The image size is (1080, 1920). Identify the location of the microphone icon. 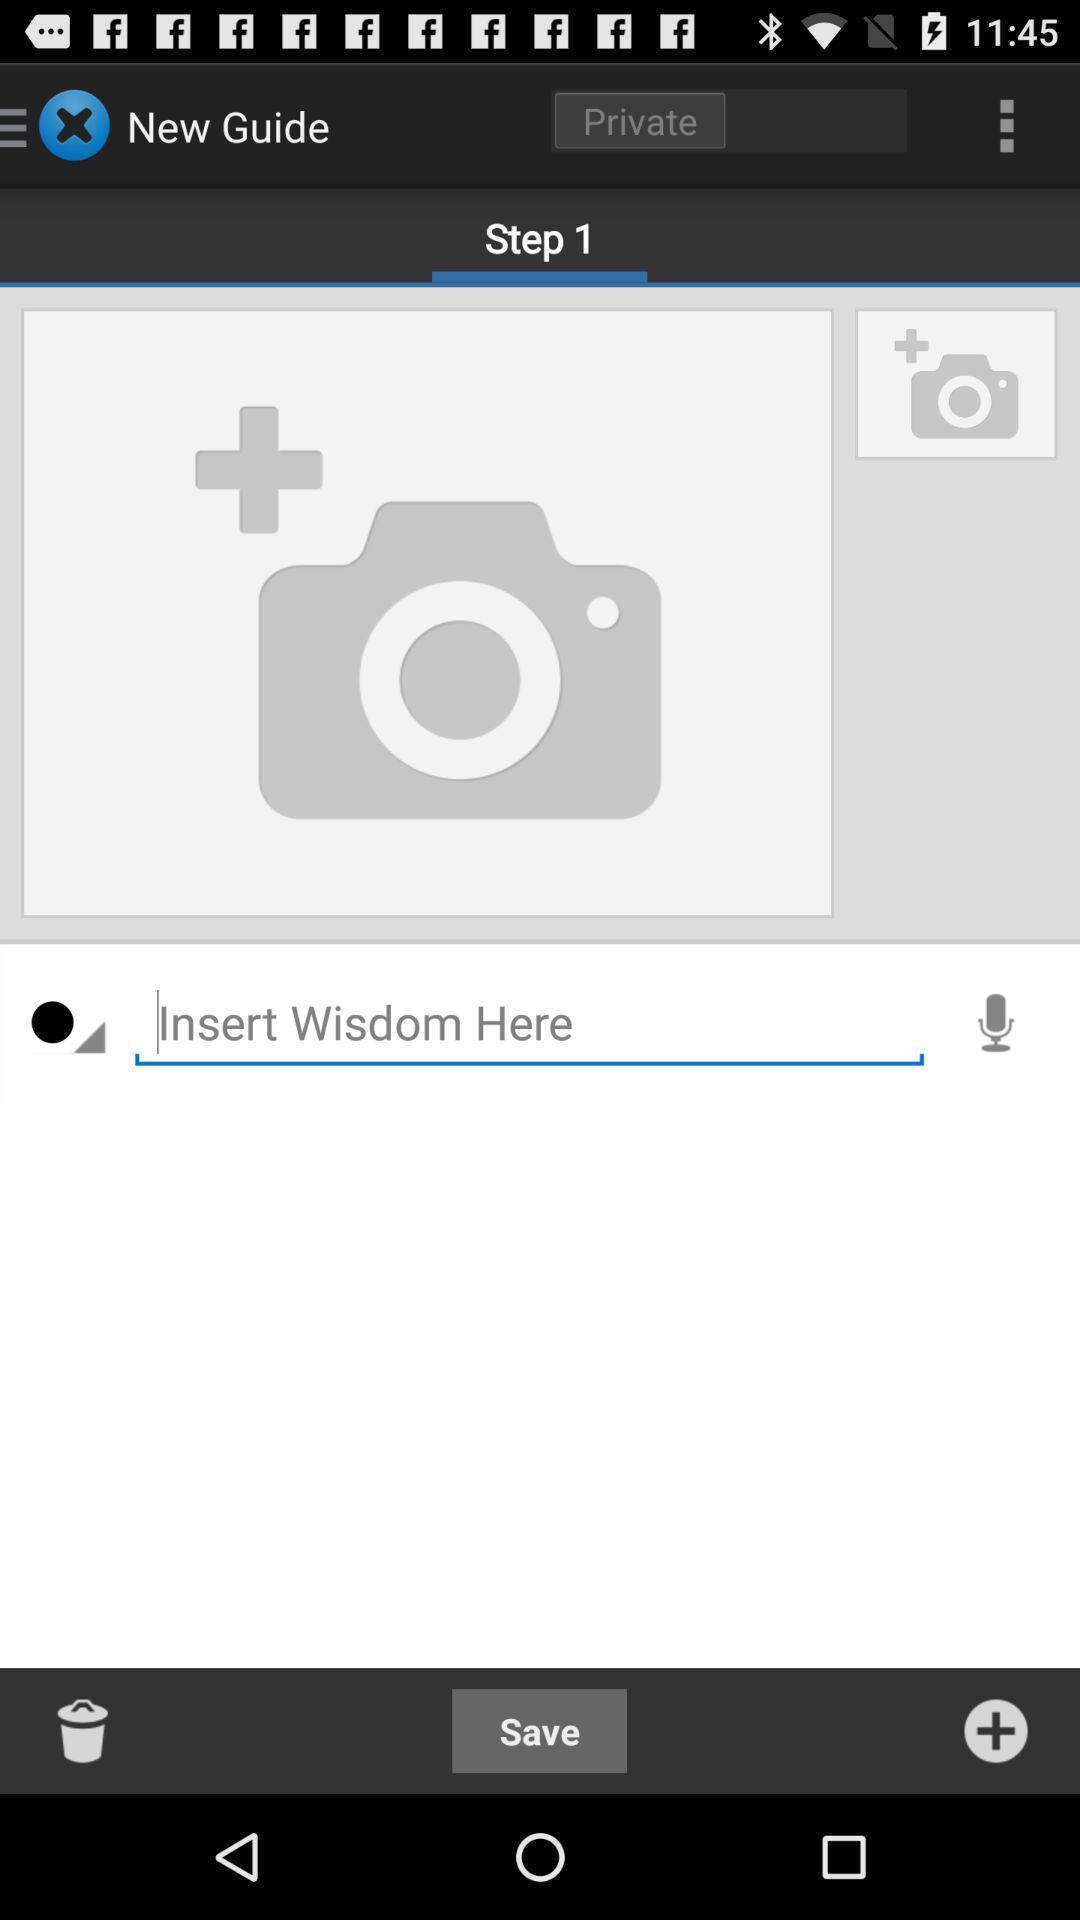
(995, 1093).